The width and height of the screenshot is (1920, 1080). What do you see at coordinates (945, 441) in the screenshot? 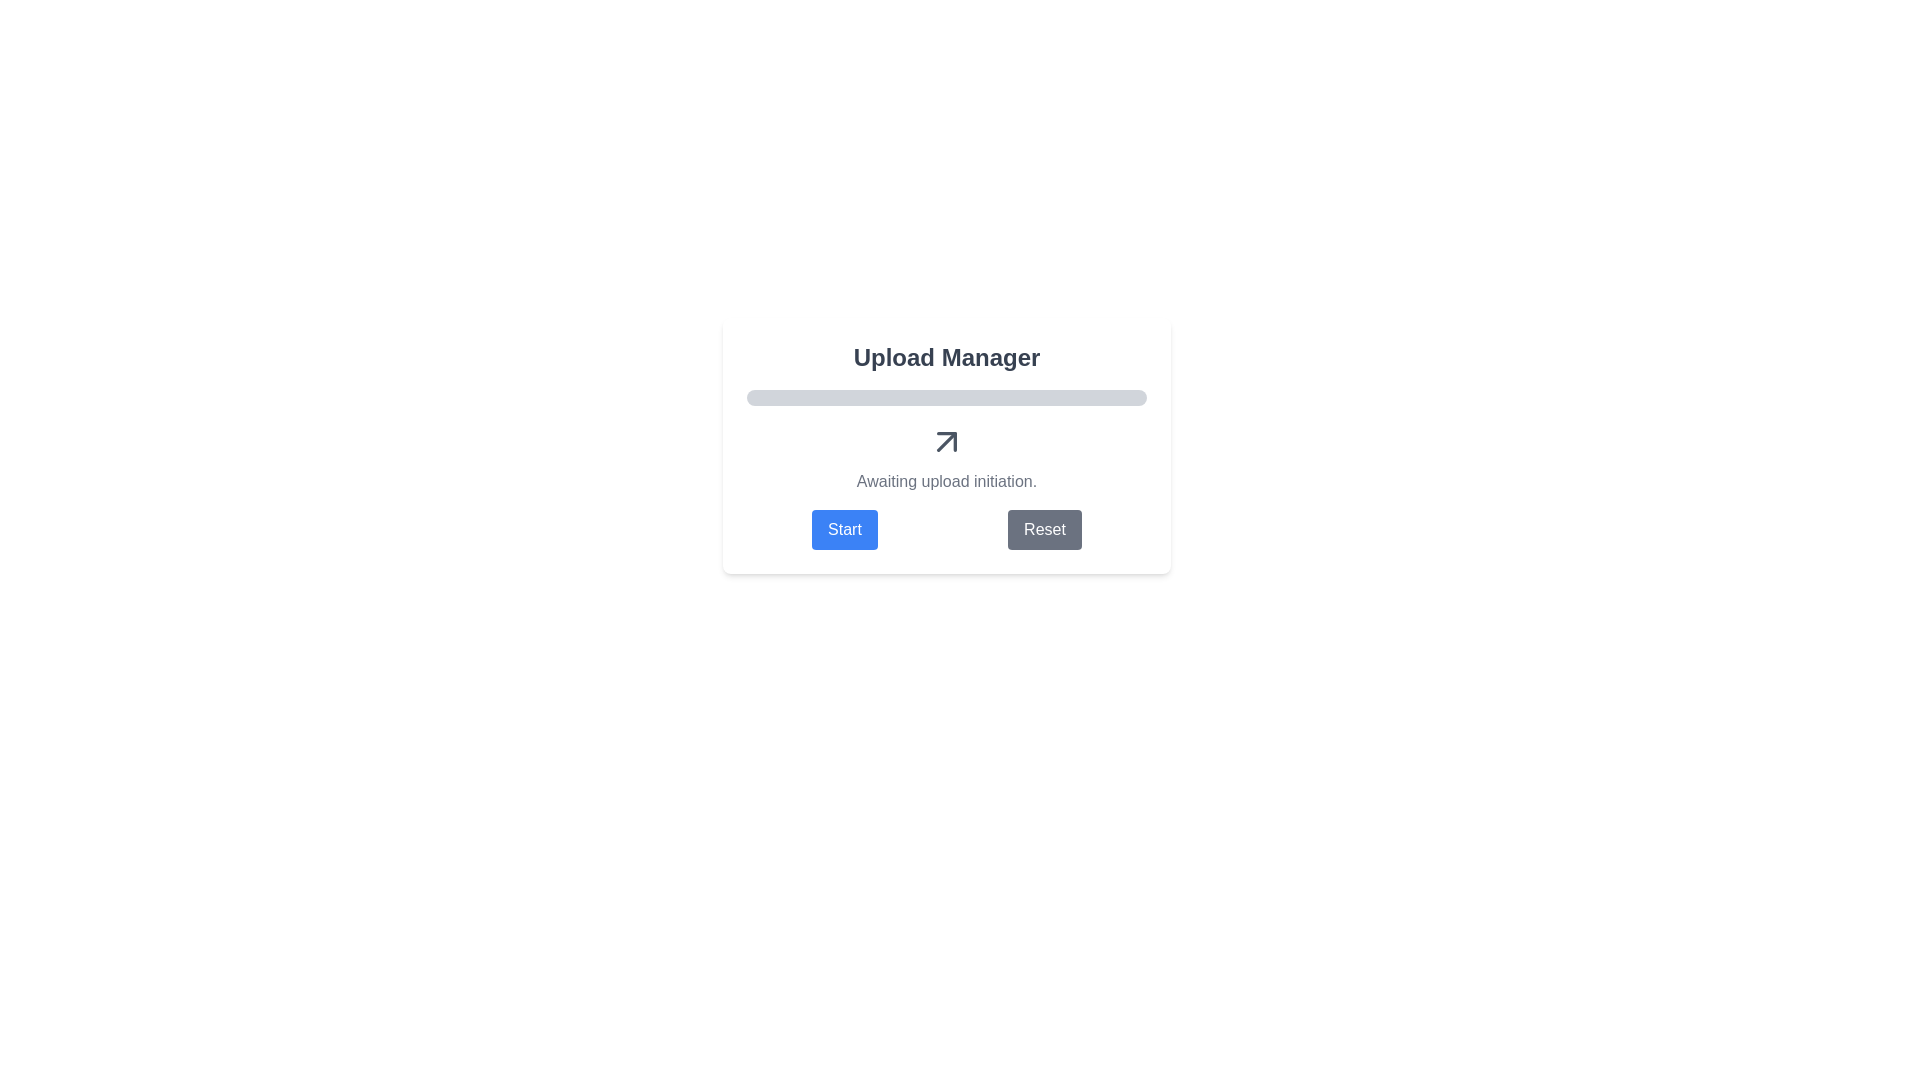
I see `the centrally positioned SVG-based arrow icon that serves as a visual indicator for direction or navigation within the status and actions section` at bounding box center [945, 441].